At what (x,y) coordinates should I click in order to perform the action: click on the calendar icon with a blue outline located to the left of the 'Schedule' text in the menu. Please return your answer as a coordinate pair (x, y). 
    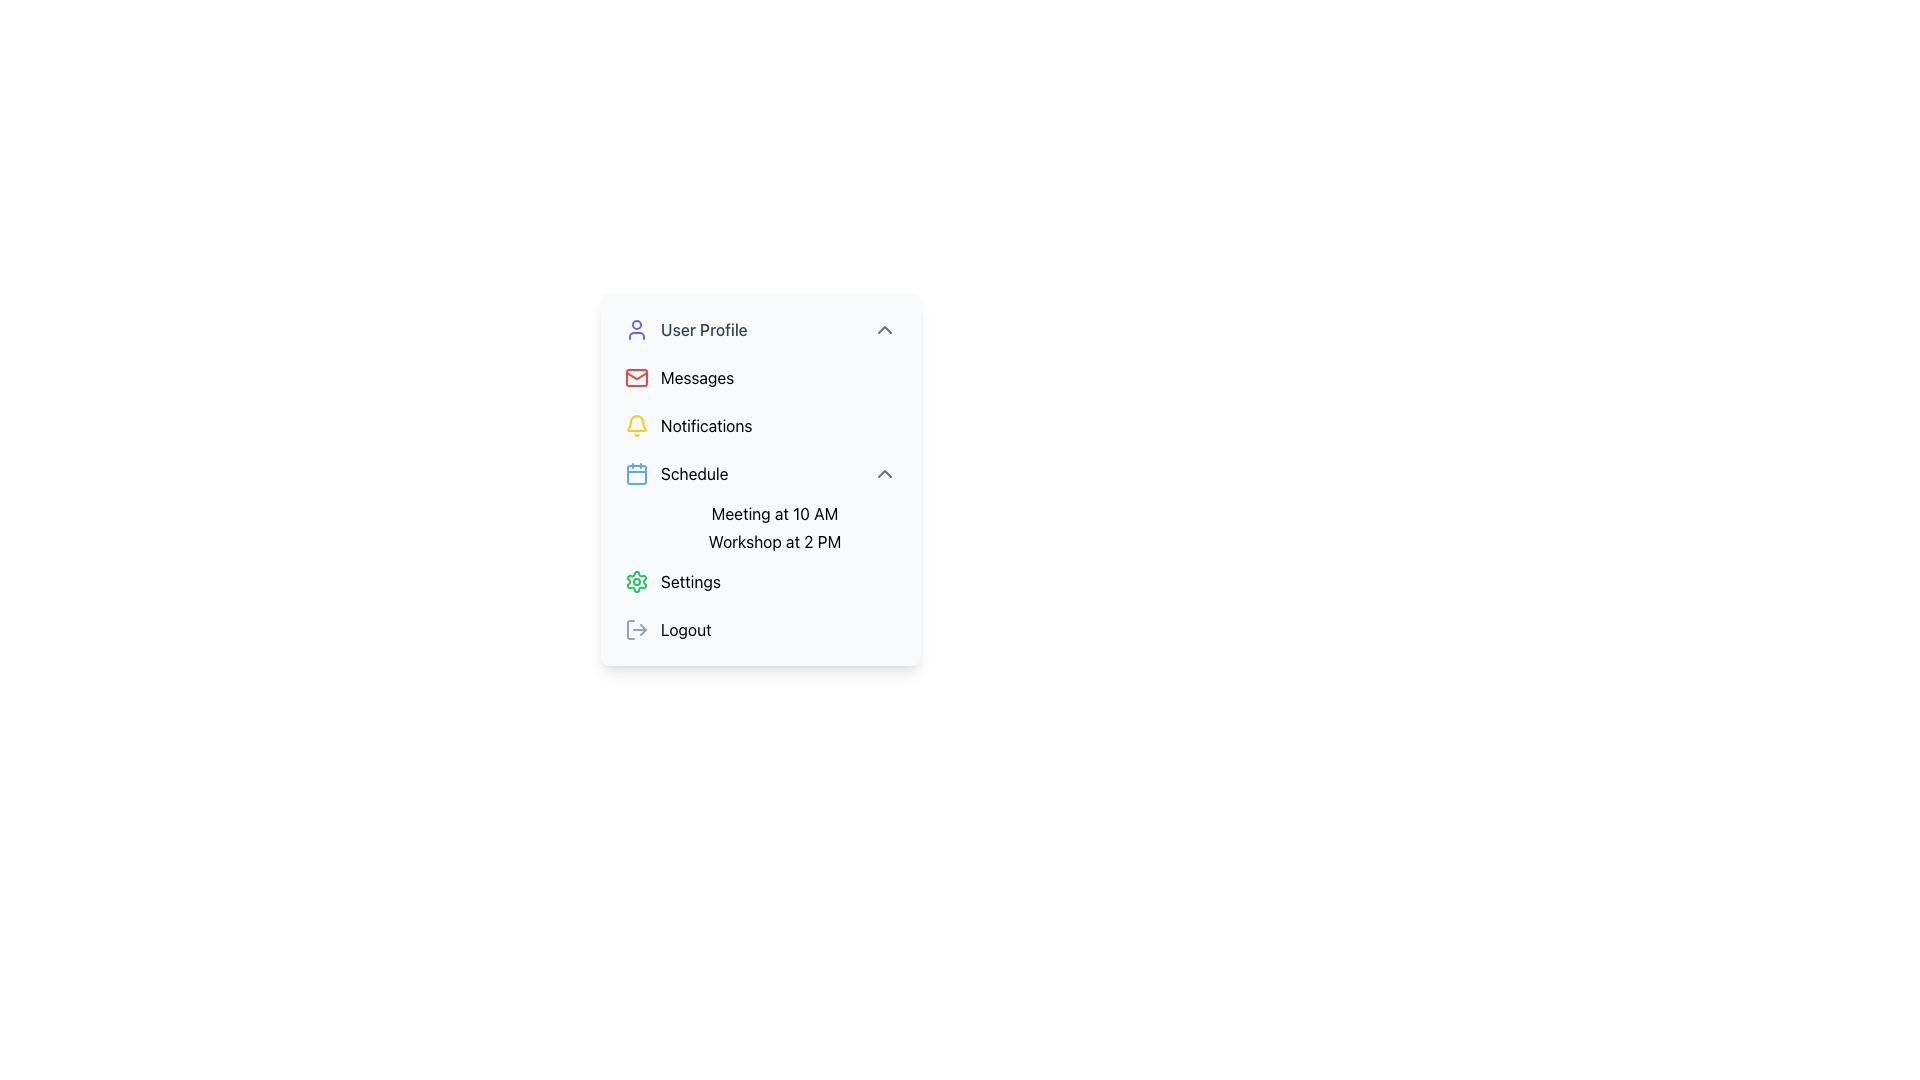
    Looking at the image, I should click on (636, 474).